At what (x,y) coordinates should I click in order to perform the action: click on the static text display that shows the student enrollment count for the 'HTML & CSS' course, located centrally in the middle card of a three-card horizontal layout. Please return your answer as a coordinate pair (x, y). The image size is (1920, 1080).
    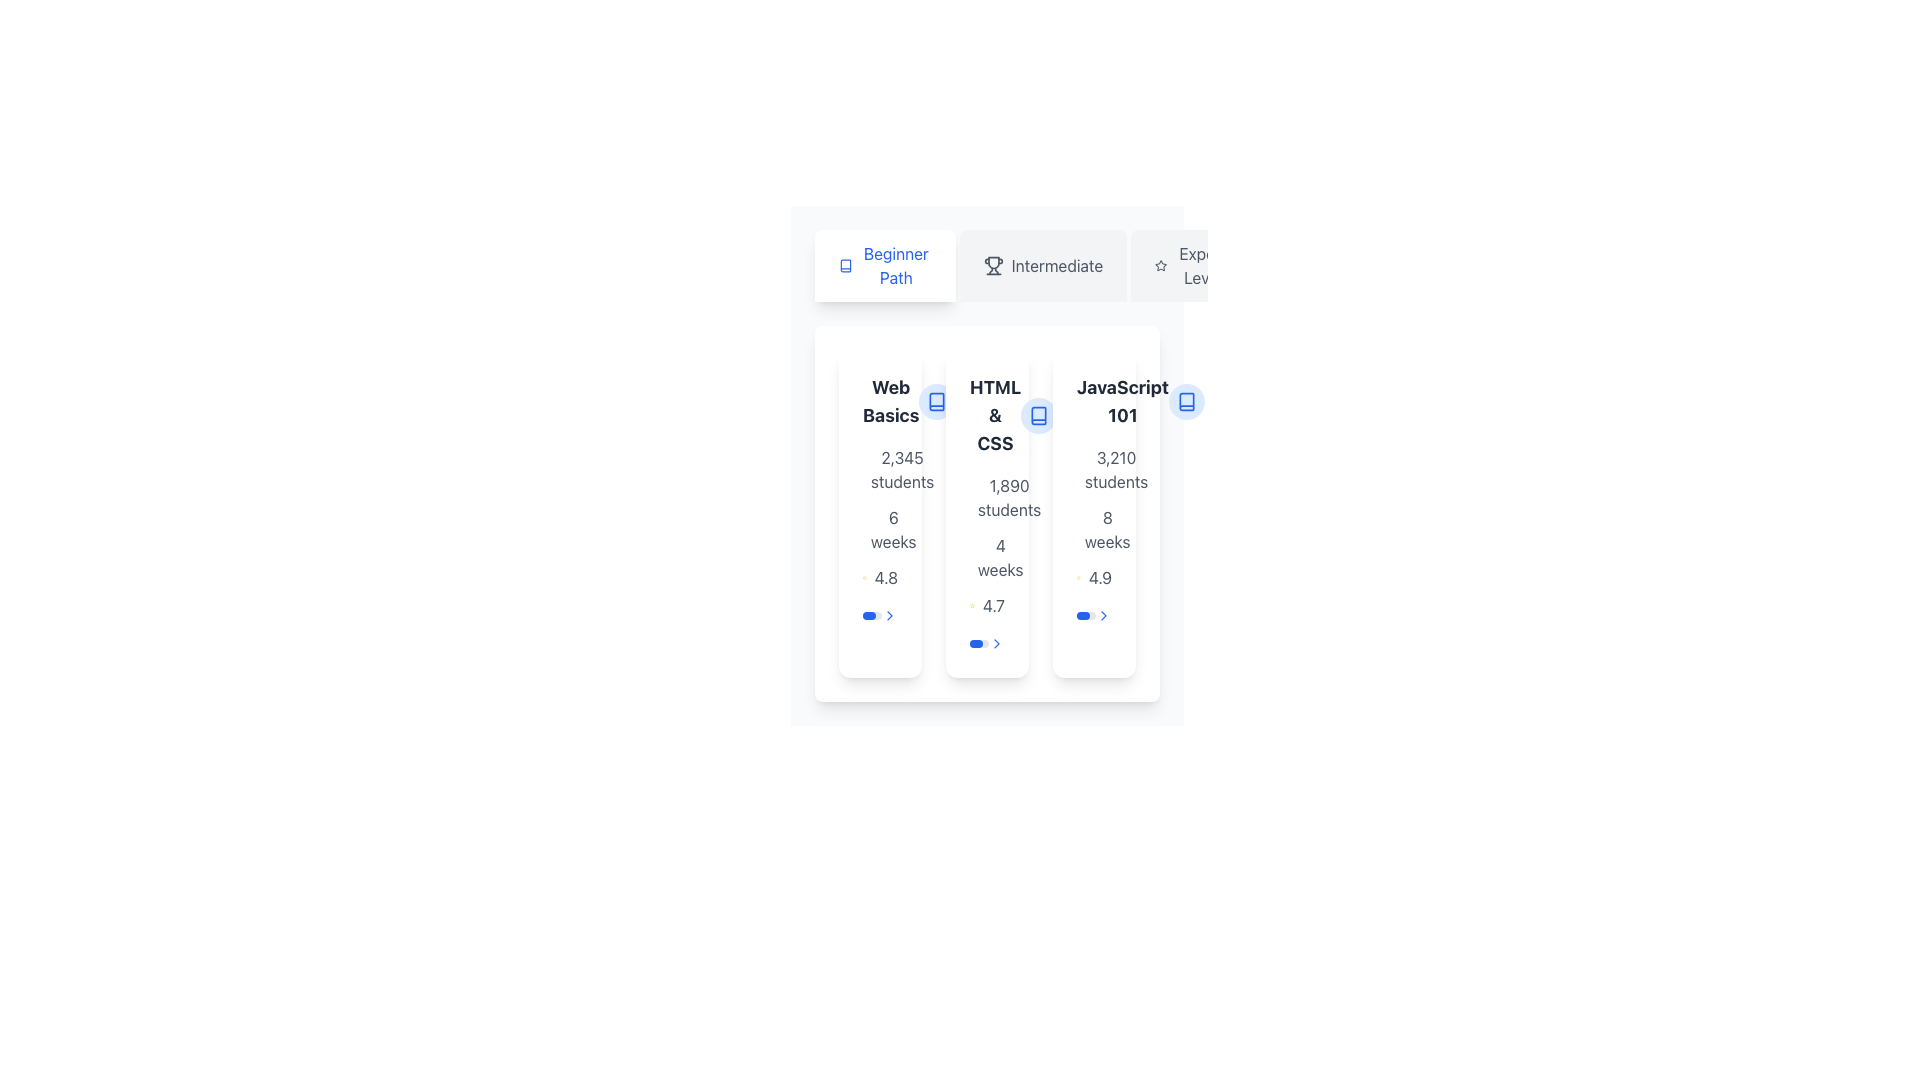
    Looking at the image, I should click on (1009, 496).